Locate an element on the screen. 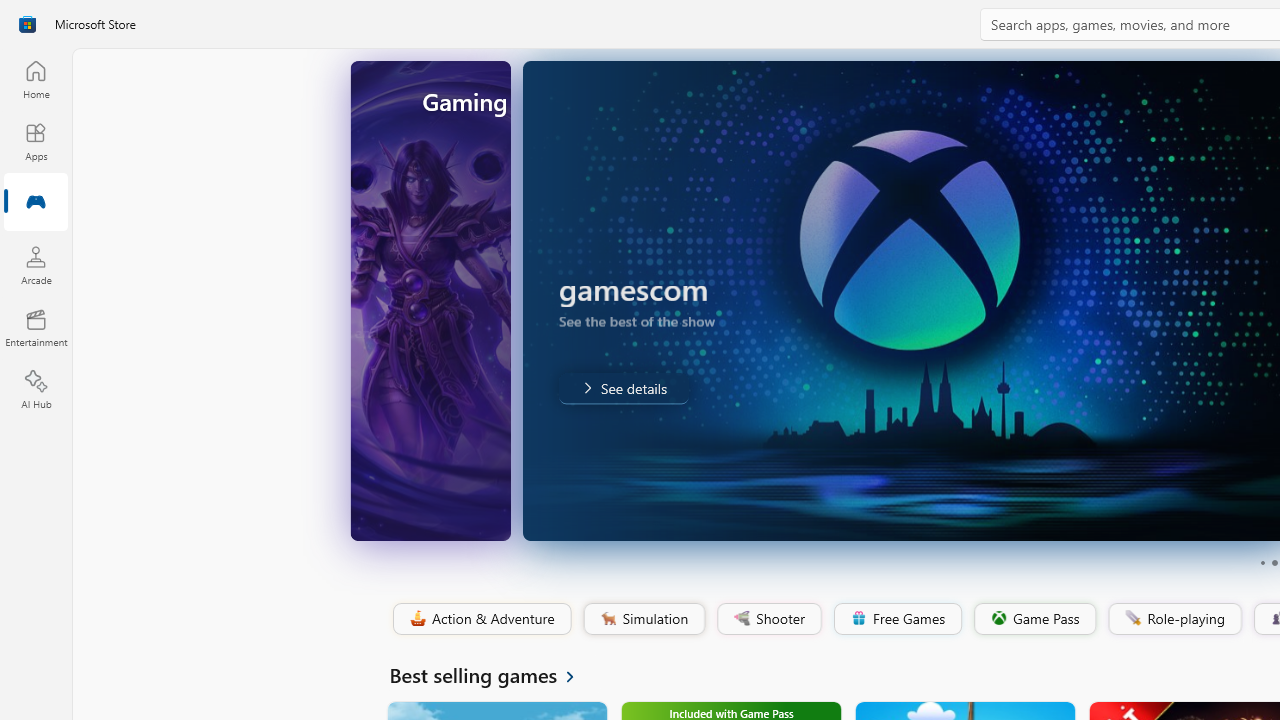  'AI Hub' is located at coordinates (35, 390).